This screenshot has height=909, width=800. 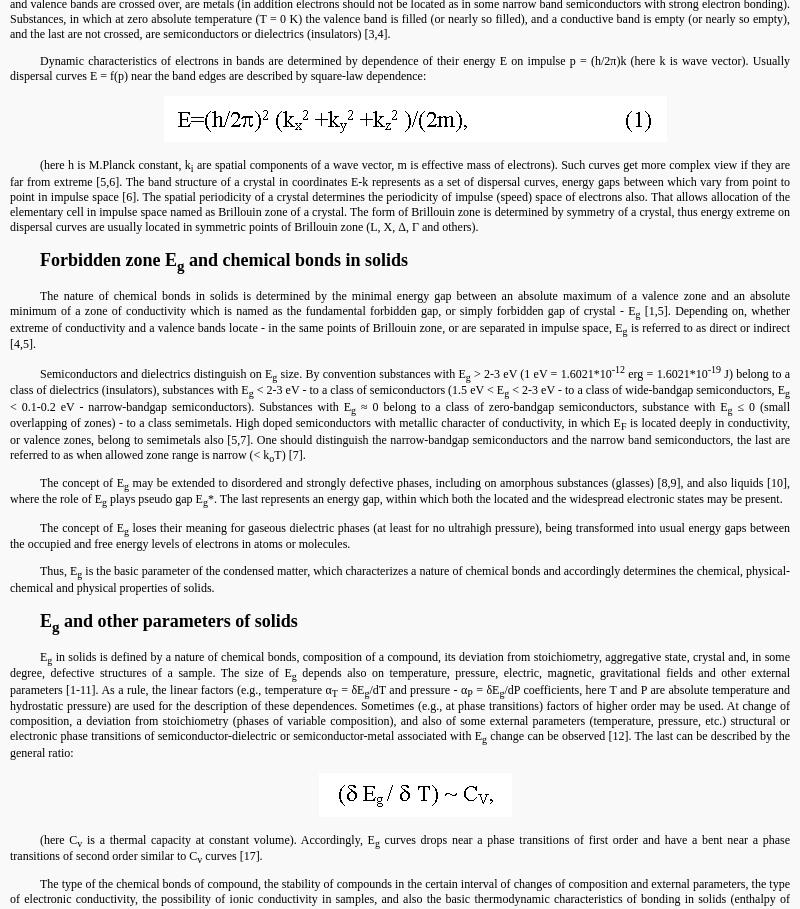 What do you see at coordinates (10, 195) in the screenshot?
I see `'are spatial components of a wave vector, m is effective mass of electrons). Such curves get more complex view if they are far from extreme [5,6]. The band structure of a crystal in coordinates E-k represents as a set of dispersal curves, energy gaps between which vary from point to point in impulse space [6]. The spatial periodicity of a crystal determines the periodicity of impulse (speed) space of electrons also. That allows allocation of the elementary cell in impulse space named as Brillouin zone of a crystal. The form of Brillouin zone is determined by symmetry of a crystal, thus energy extreme on dispersal curves are usually located in symmetric points of Brillouin zone (L, X, Δ, Γ and others).'` at bounding box center [10, 195].